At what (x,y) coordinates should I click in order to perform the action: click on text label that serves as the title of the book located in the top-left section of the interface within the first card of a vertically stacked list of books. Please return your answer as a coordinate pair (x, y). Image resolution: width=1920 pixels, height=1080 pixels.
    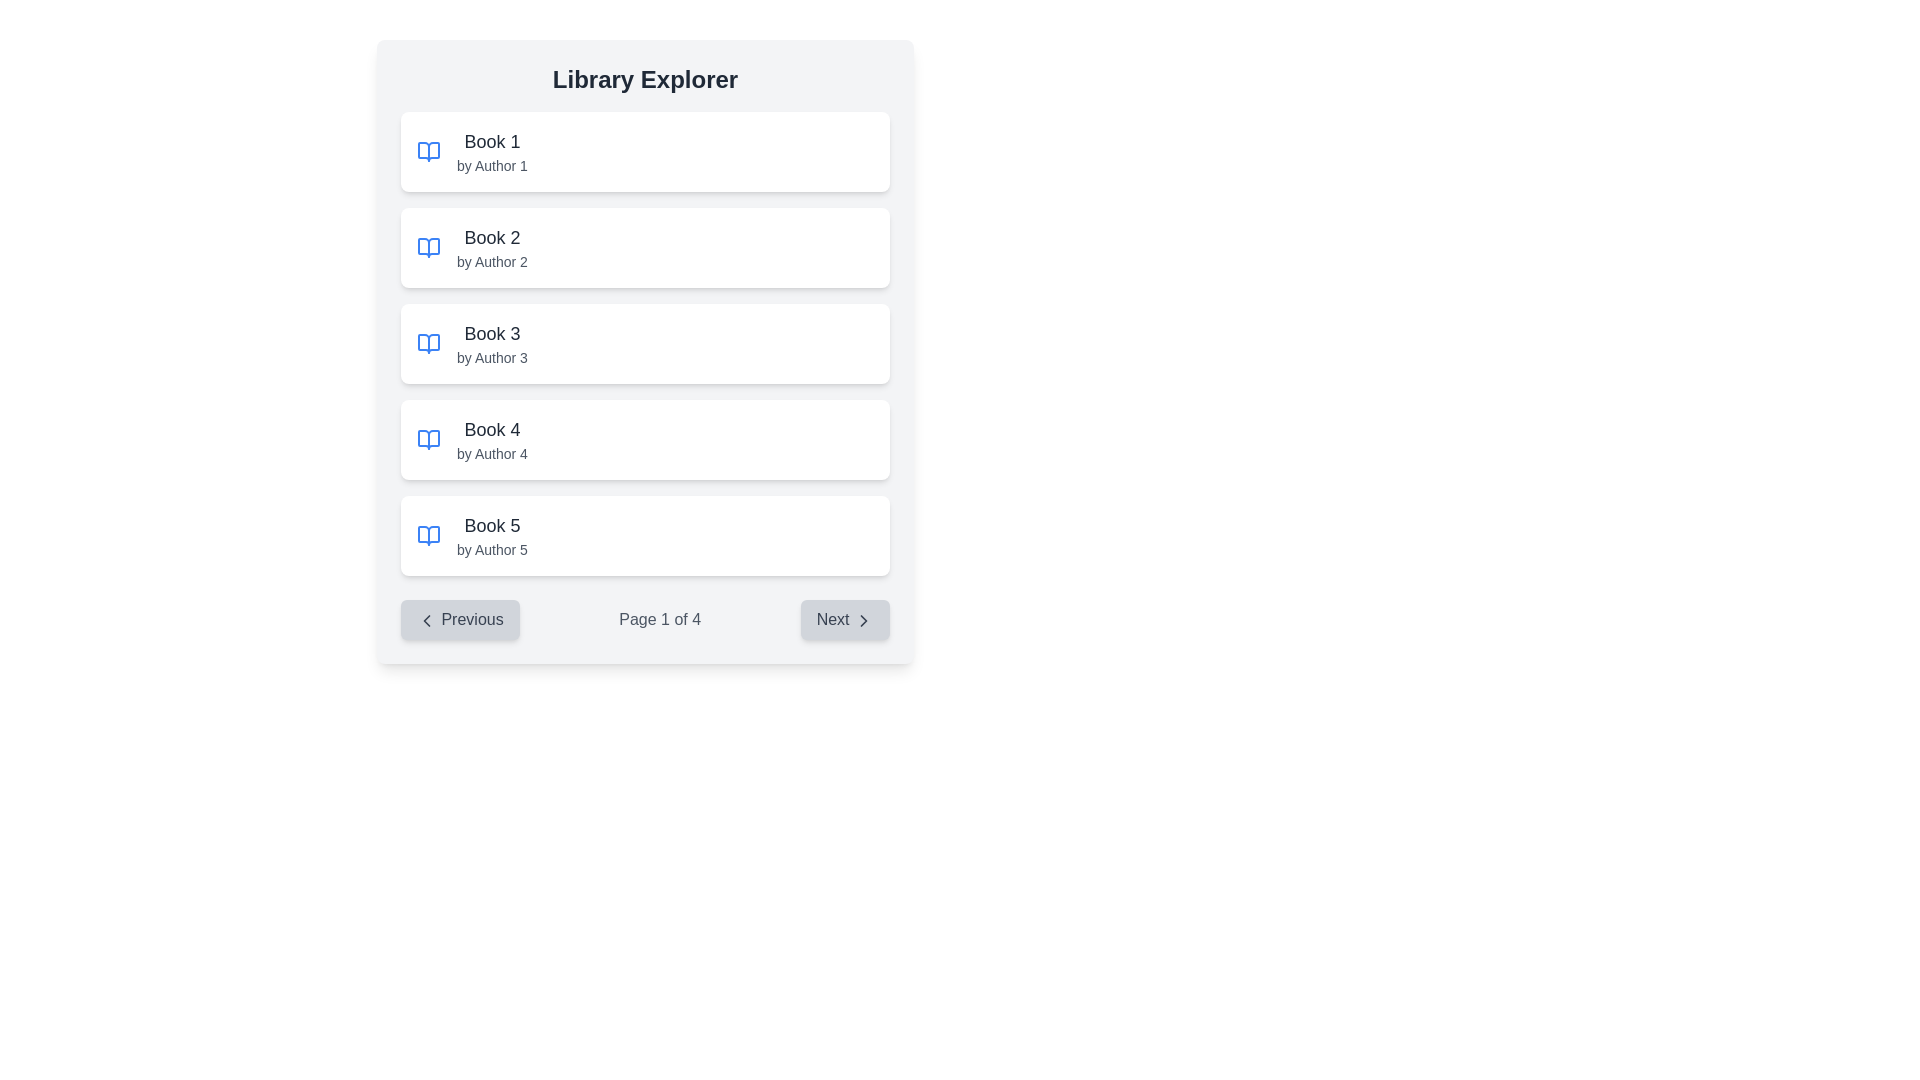
    Looking at the image, I should click on (492, 141).